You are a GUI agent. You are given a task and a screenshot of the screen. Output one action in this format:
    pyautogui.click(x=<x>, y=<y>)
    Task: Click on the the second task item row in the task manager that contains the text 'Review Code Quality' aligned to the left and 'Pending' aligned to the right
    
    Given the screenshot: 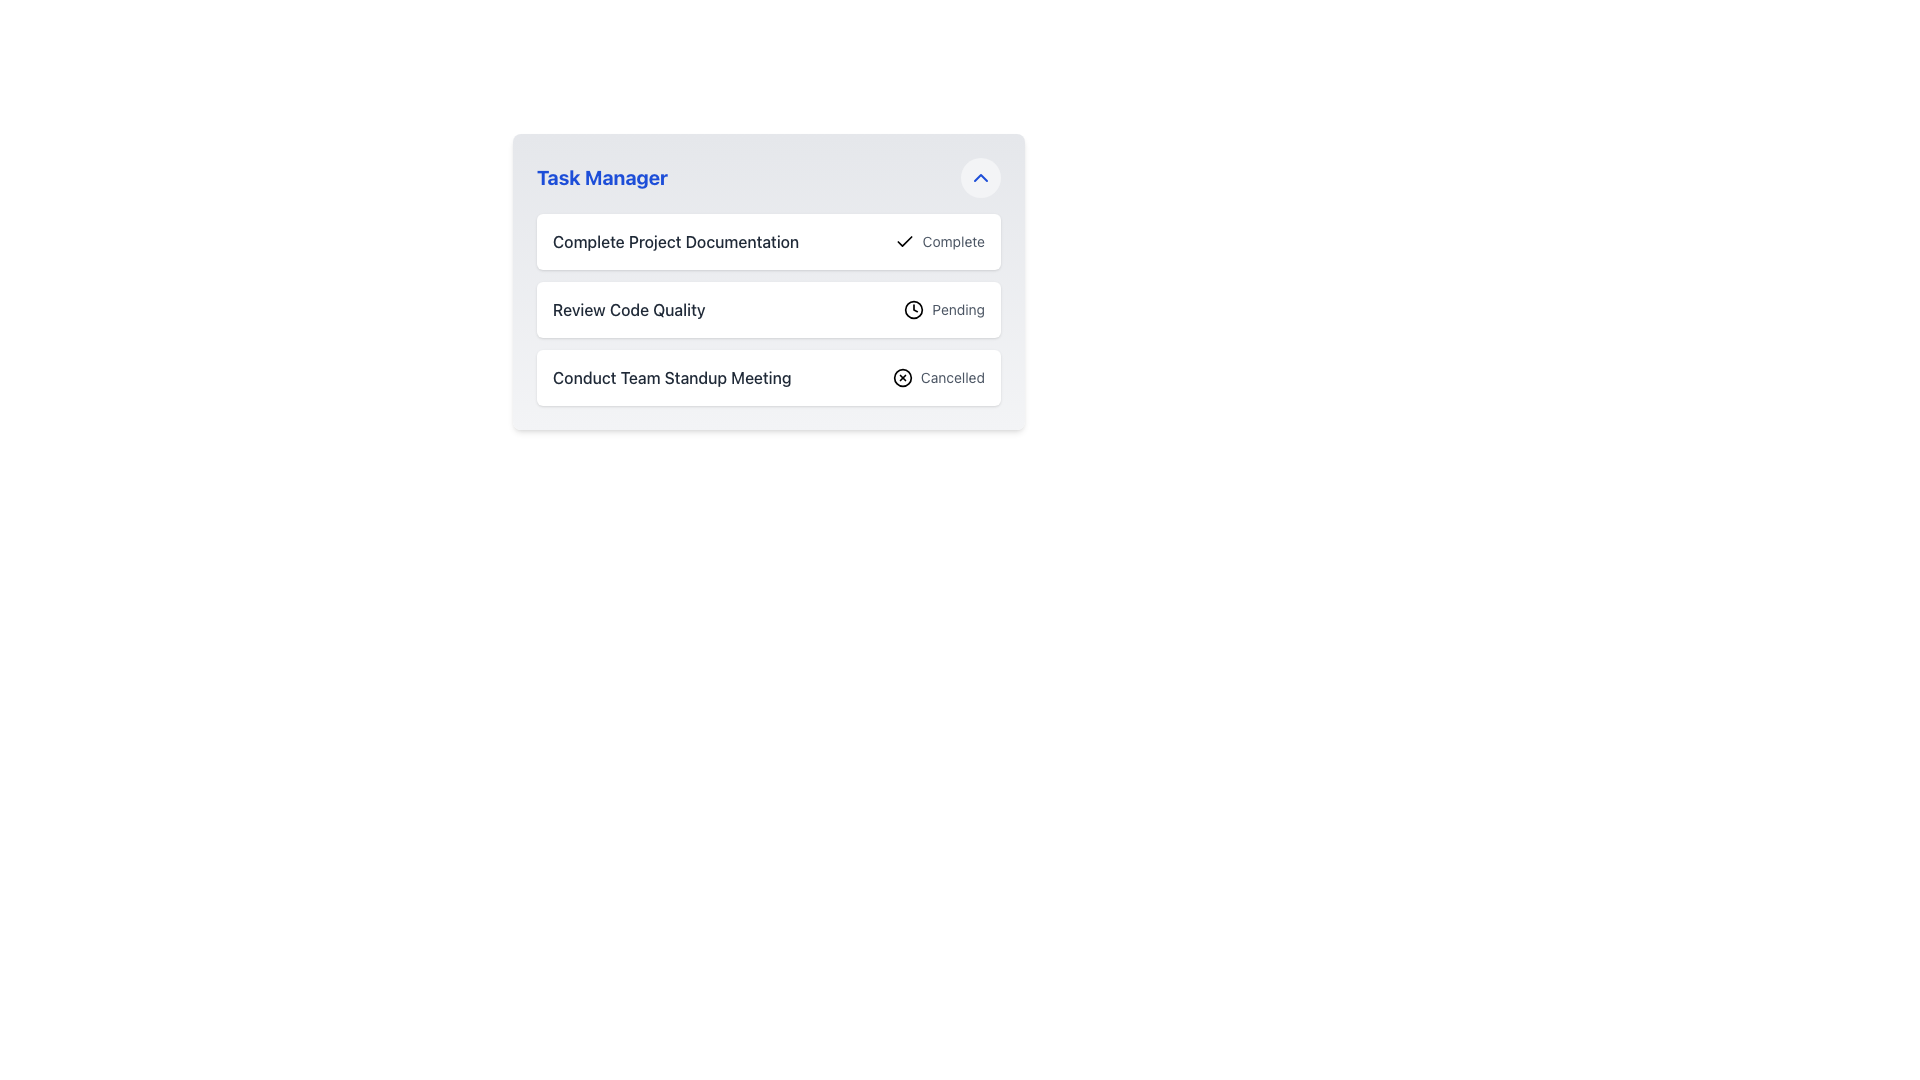 What is the action you would take?
    pyautogui.click(x=767, y=281)
    